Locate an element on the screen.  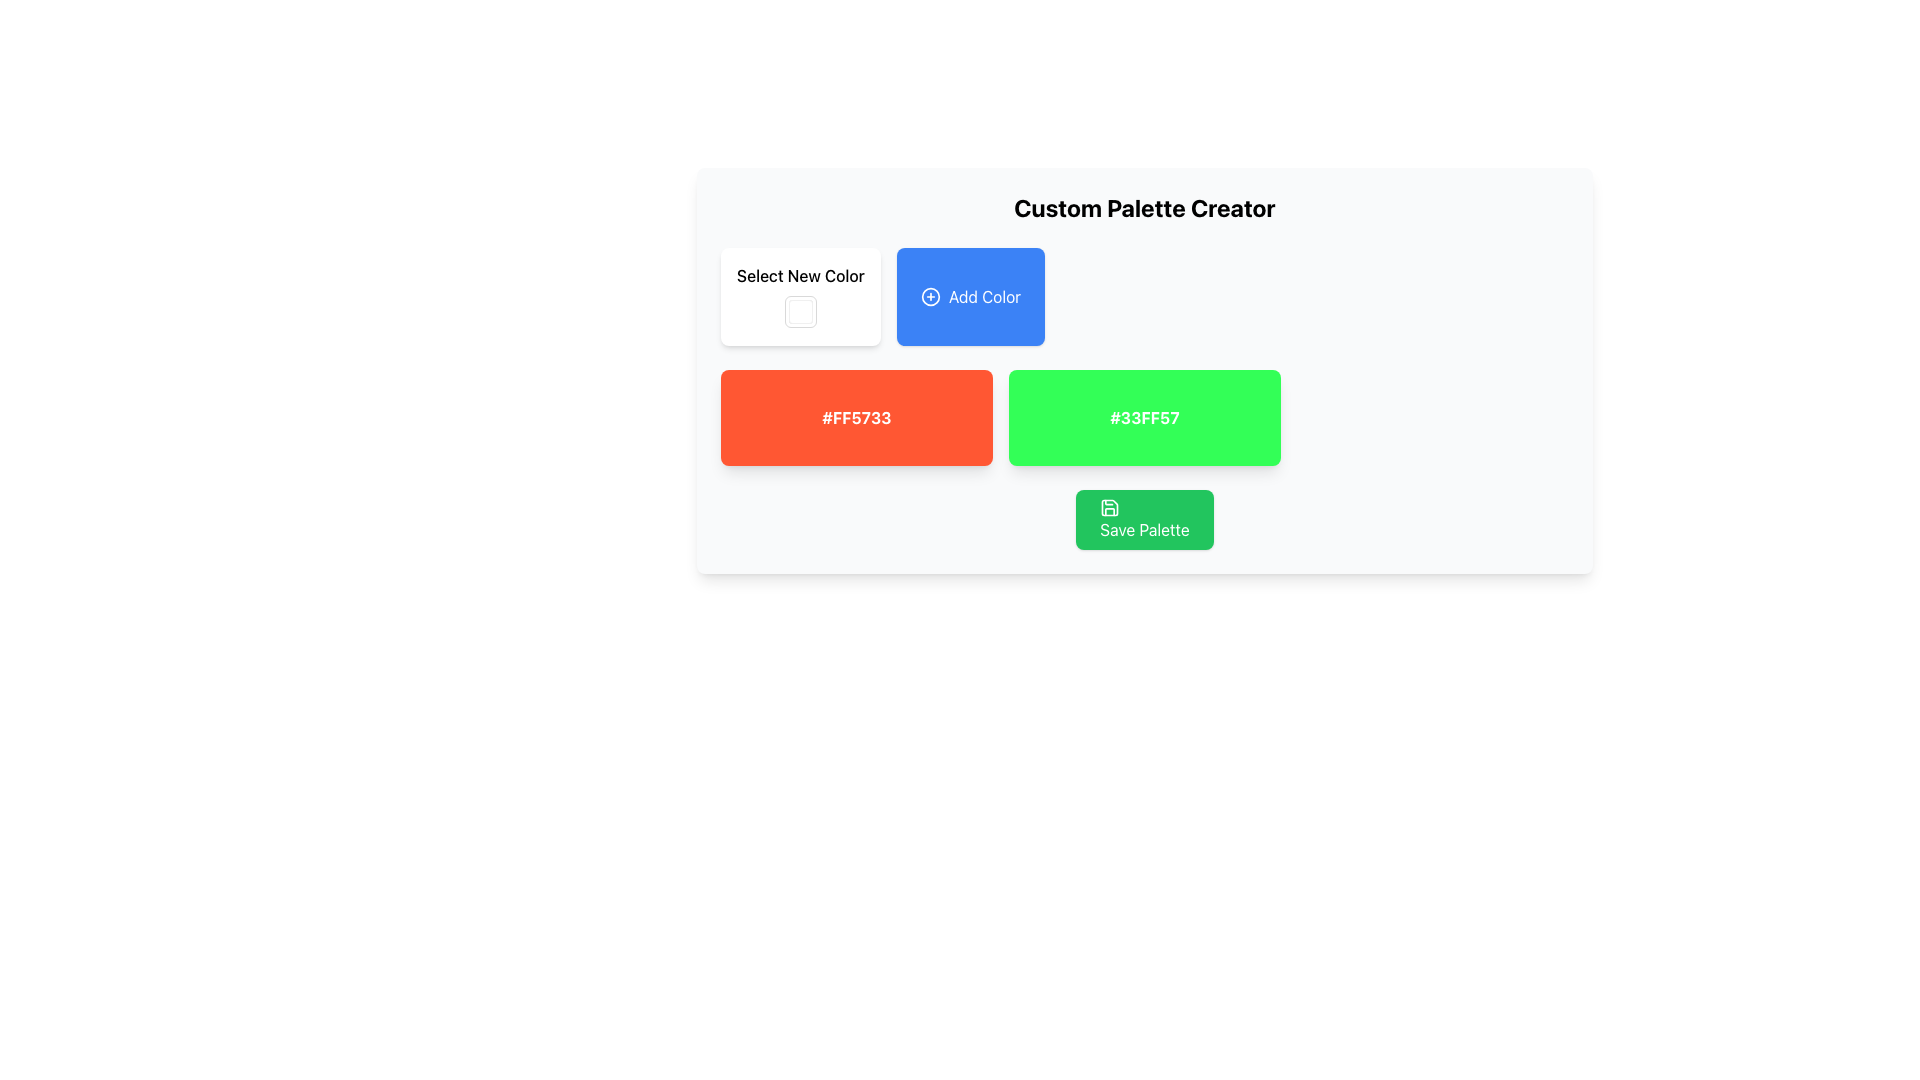
the SVG Circle element that is centered inside the 'Add Color' button, which has a thin outline and no fill is located at coordinates (929, 297).